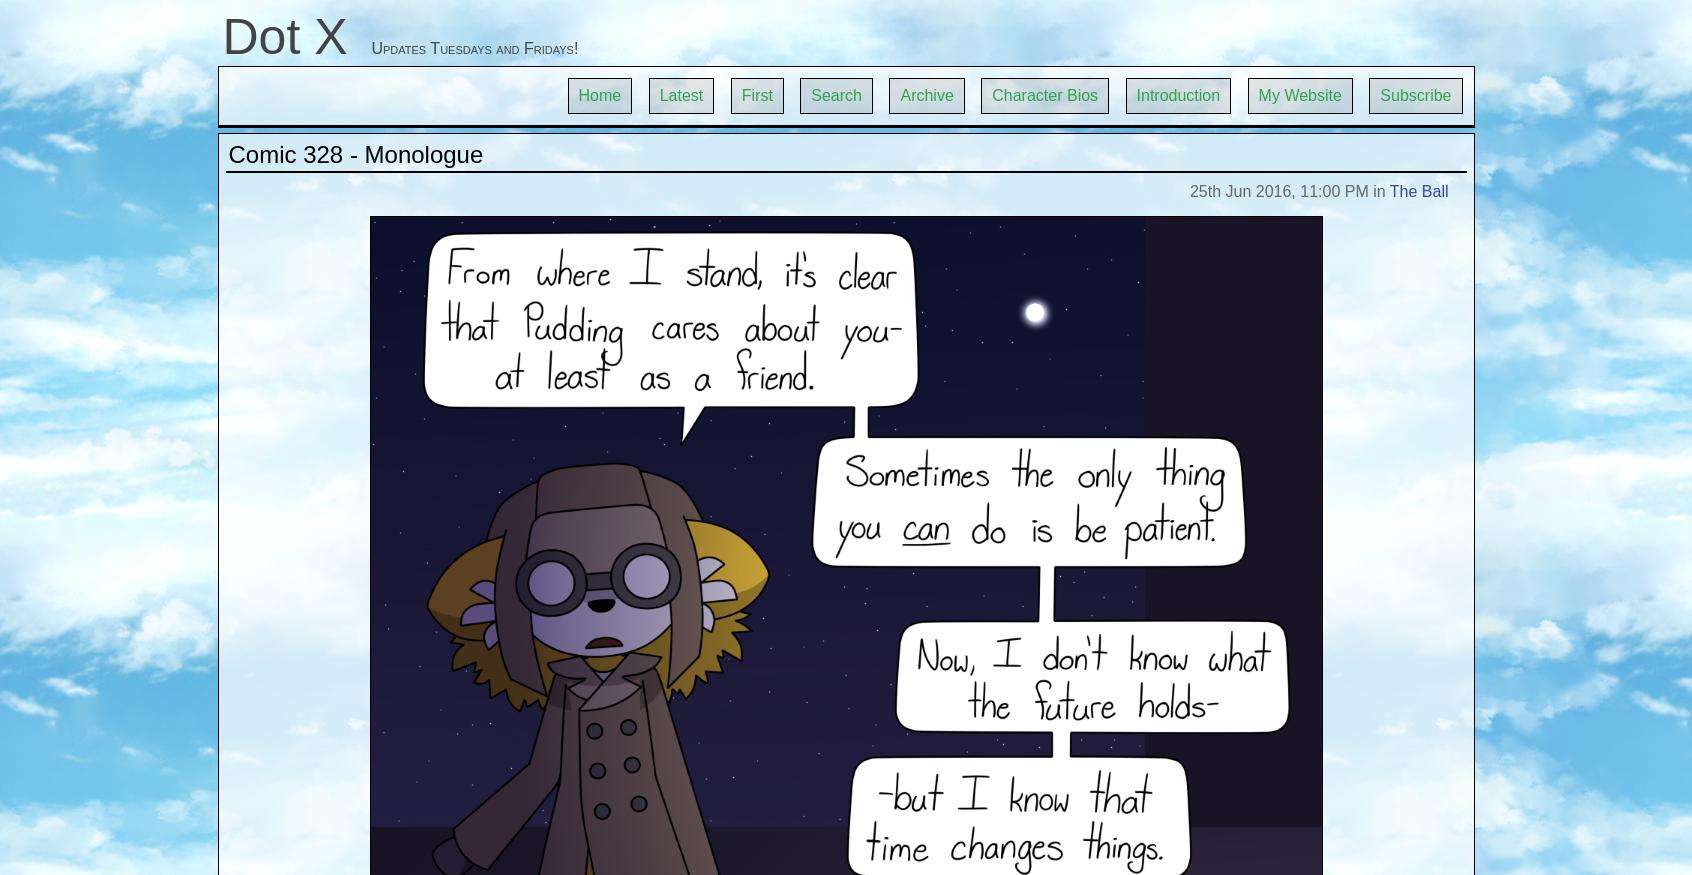  Describe the element at coordinates (1258, 95) in the screenshot. I see `'My Website'` at that location.